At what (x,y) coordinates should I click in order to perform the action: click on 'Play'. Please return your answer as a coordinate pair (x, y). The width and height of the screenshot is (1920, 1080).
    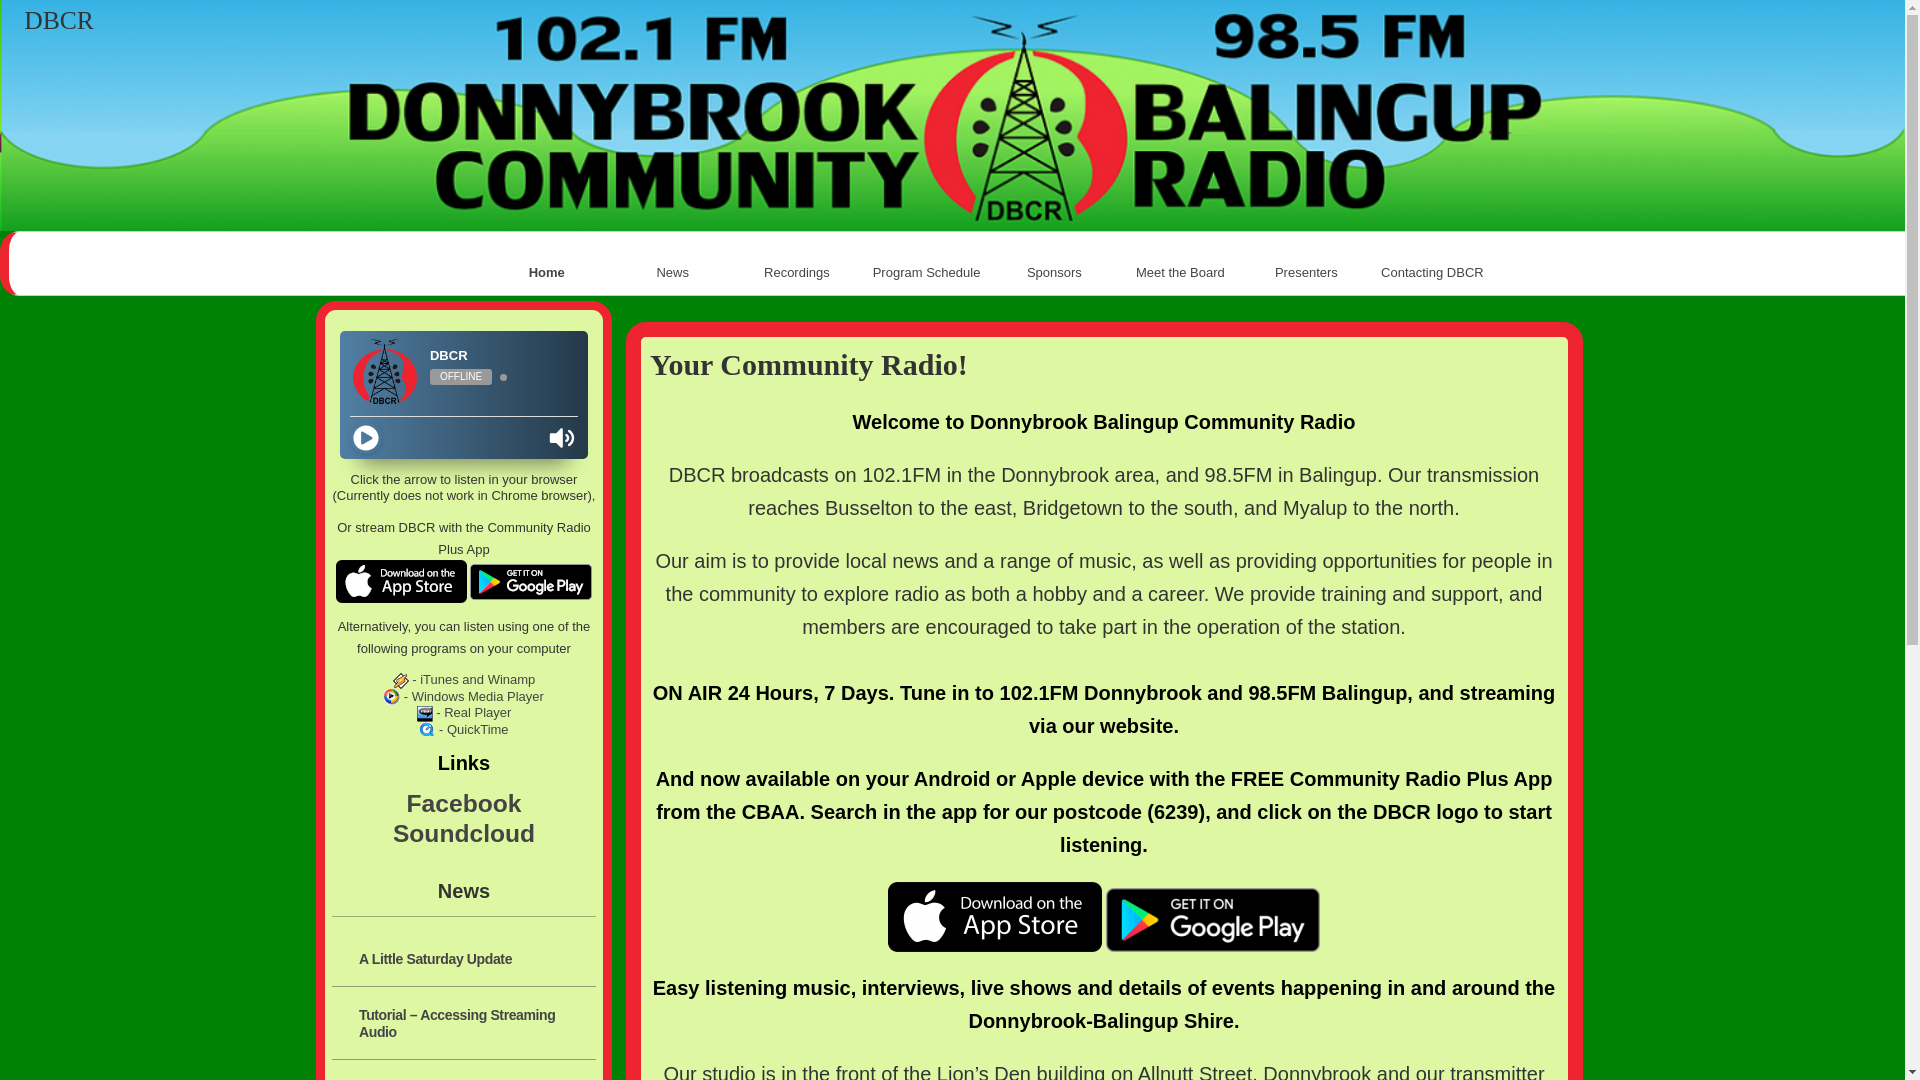
    Looking at the image, I should click on (365, 437).